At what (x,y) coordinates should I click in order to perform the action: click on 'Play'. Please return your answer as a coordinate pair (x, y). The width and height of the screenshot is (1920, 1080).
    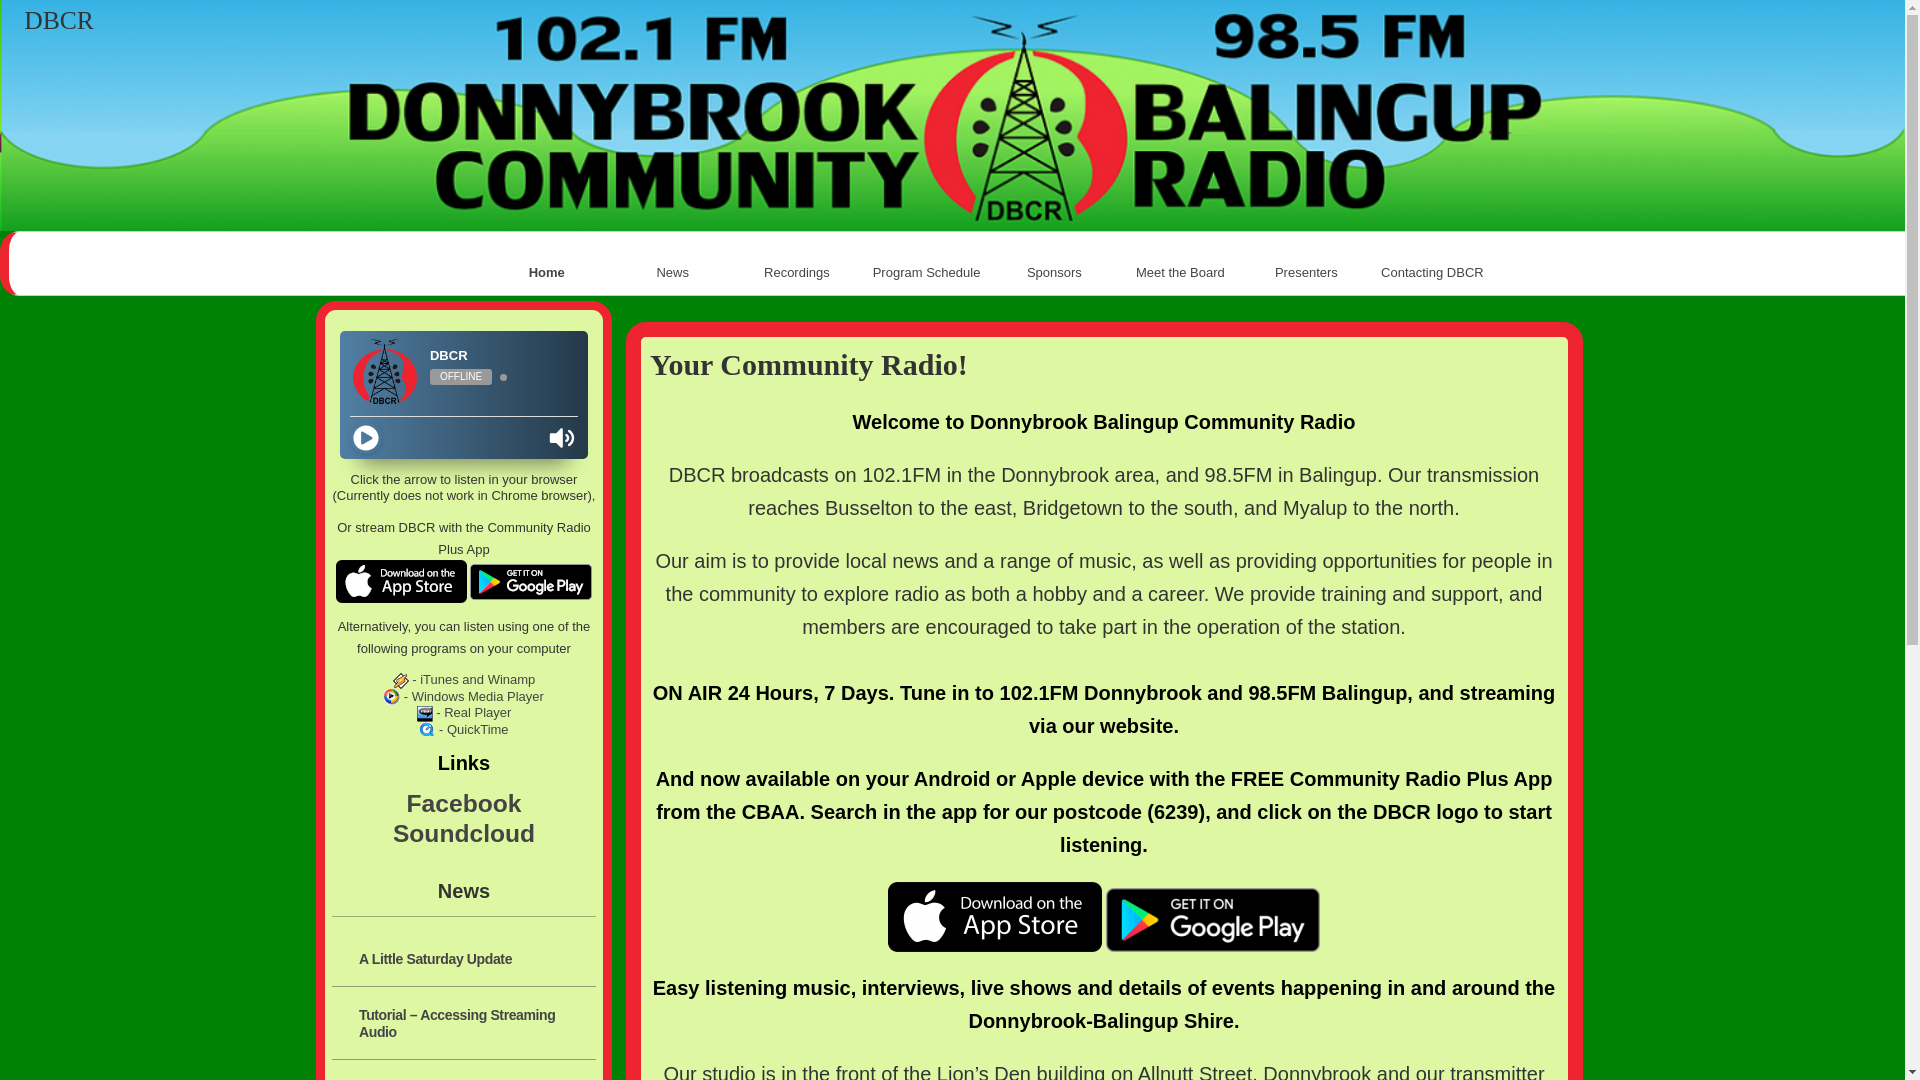
    Looking at the image, I should click on (365, 437).